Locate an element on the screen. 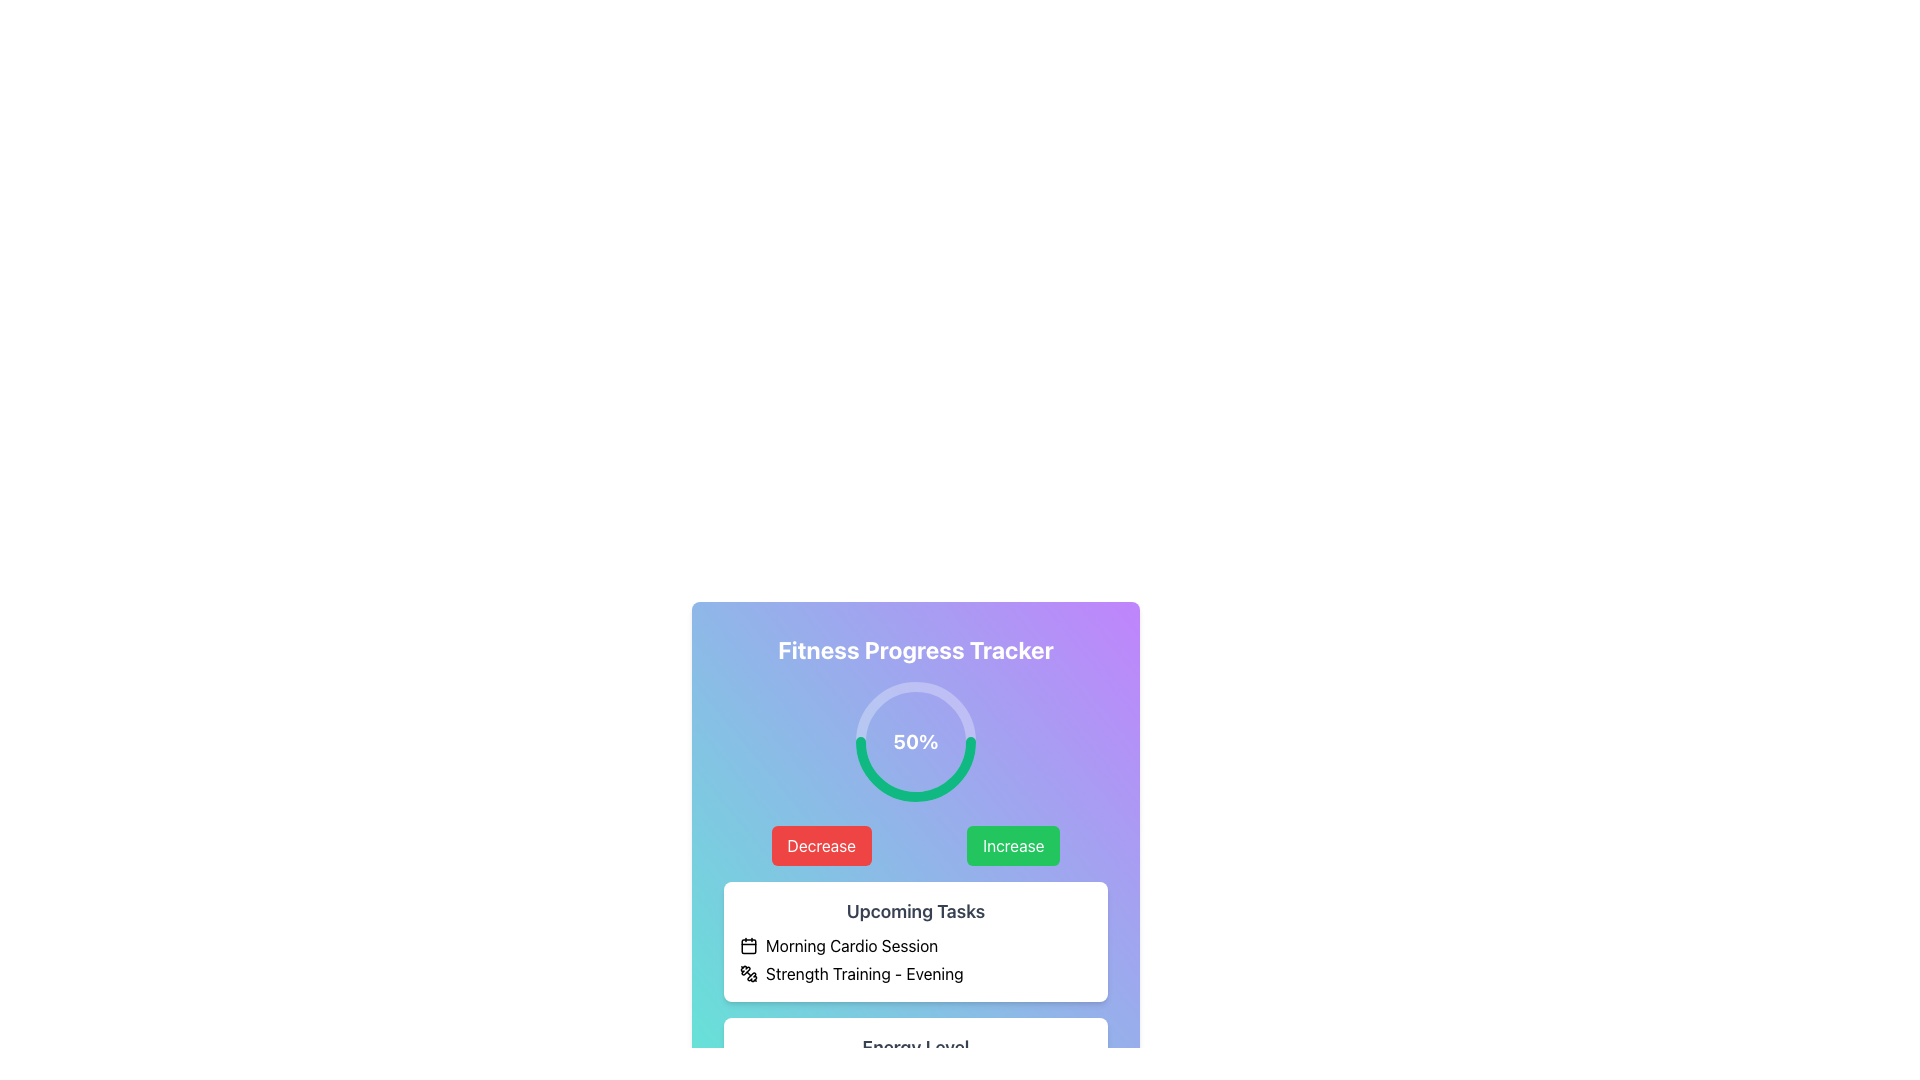  the rounded rectangle within the calendar SVG icon, which is styled without fill or stroke, located centrally in the icon is located at coordinates (747, 945).